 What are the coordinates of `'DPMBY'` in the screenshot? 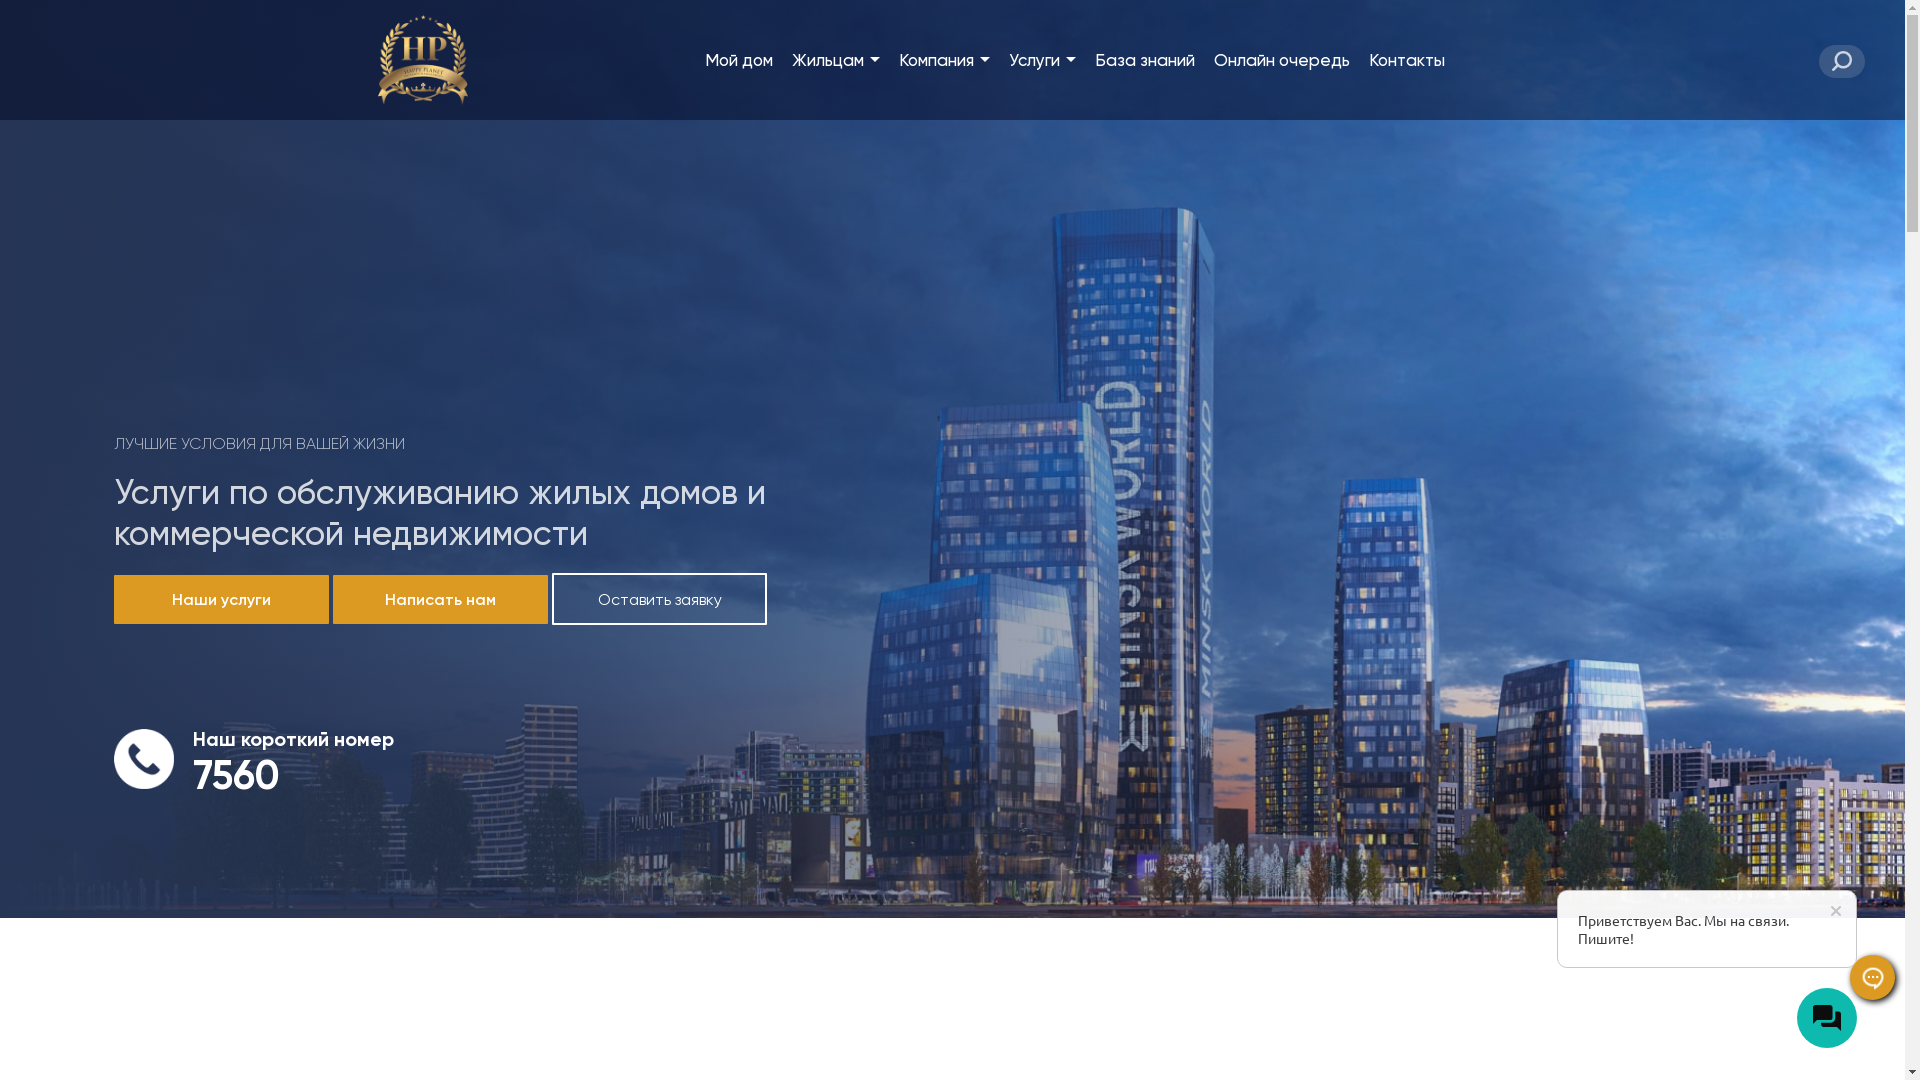 It's located at (422, 59).